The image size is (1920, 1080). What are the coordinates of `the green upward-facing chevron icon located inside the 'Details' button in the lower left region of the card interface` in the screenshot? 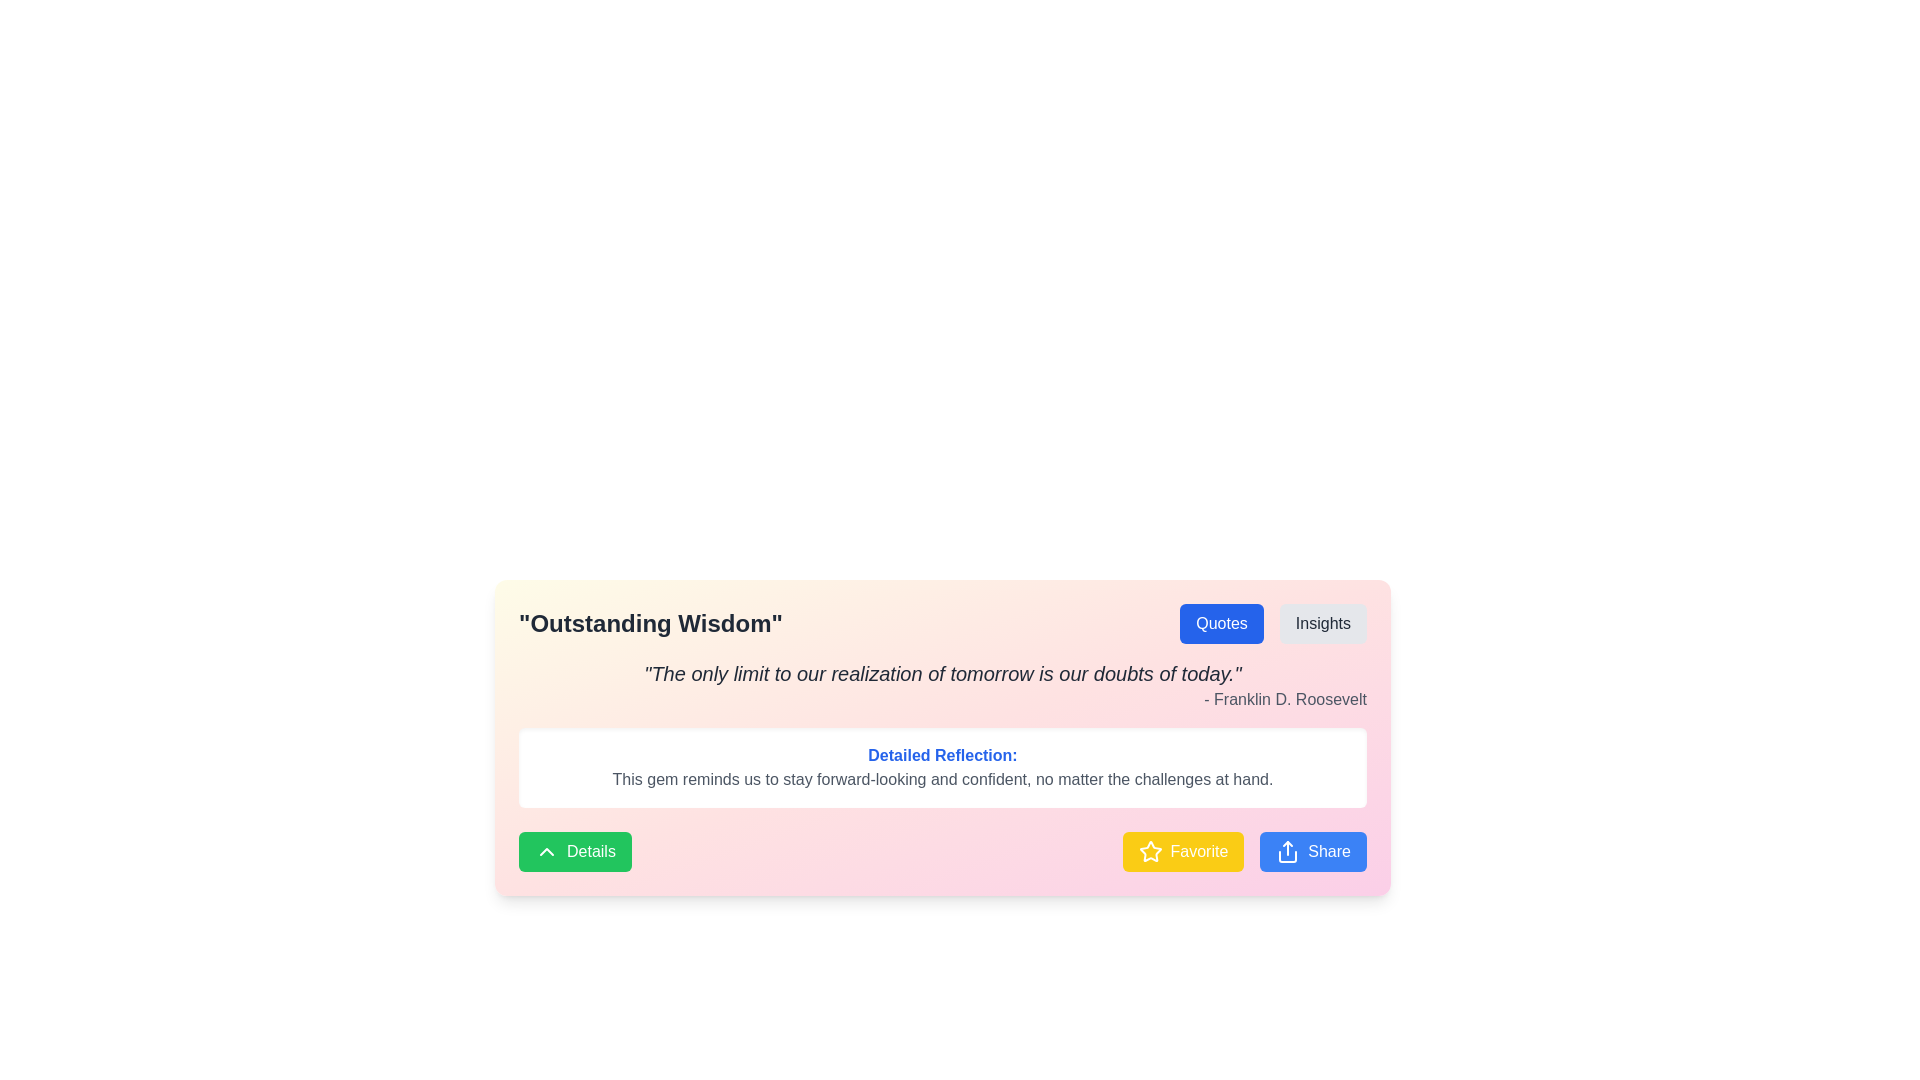 It's located at (547, 852).